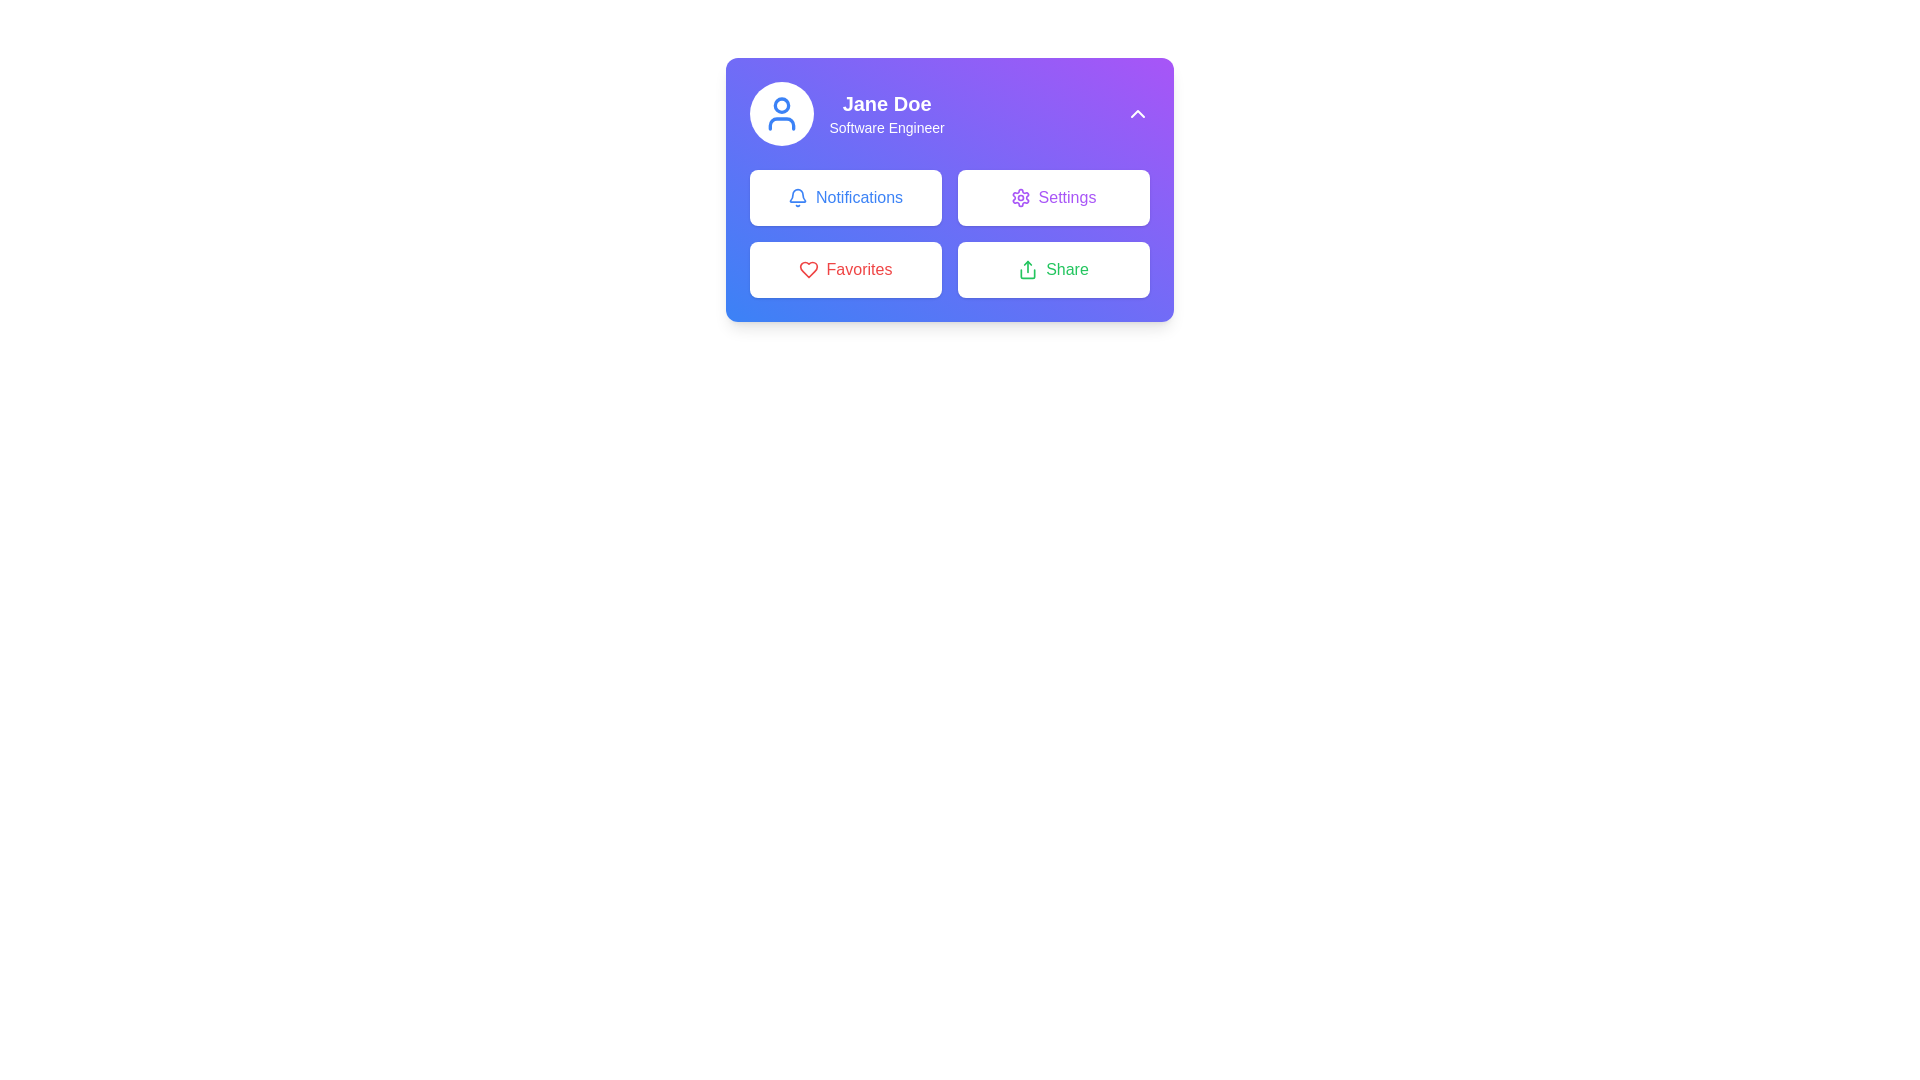 The image size is (1920, 1080). Describe the element at coordinates (780, 114) in the screenshot. I see `the user profile icon, which is visually represented with a circular, white background and is positioned adjacent to the name 'Jane Doe' and the title 'Software Engineer'` at that location.